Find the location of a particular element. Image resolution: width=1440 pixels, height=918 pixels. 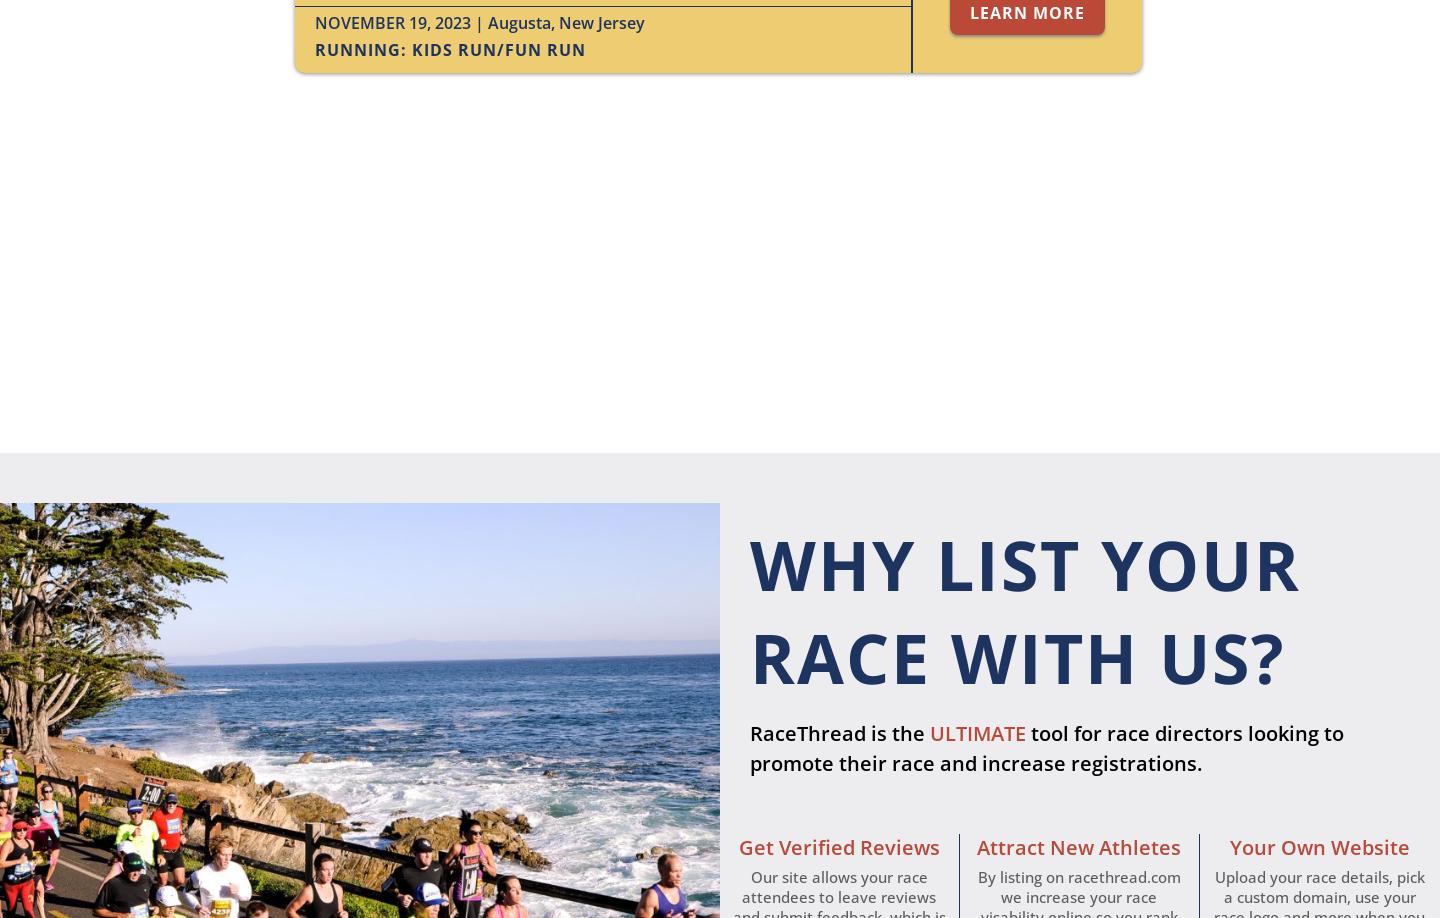

'Kids Run/Fun Run' is located at coordinates (497, 50).